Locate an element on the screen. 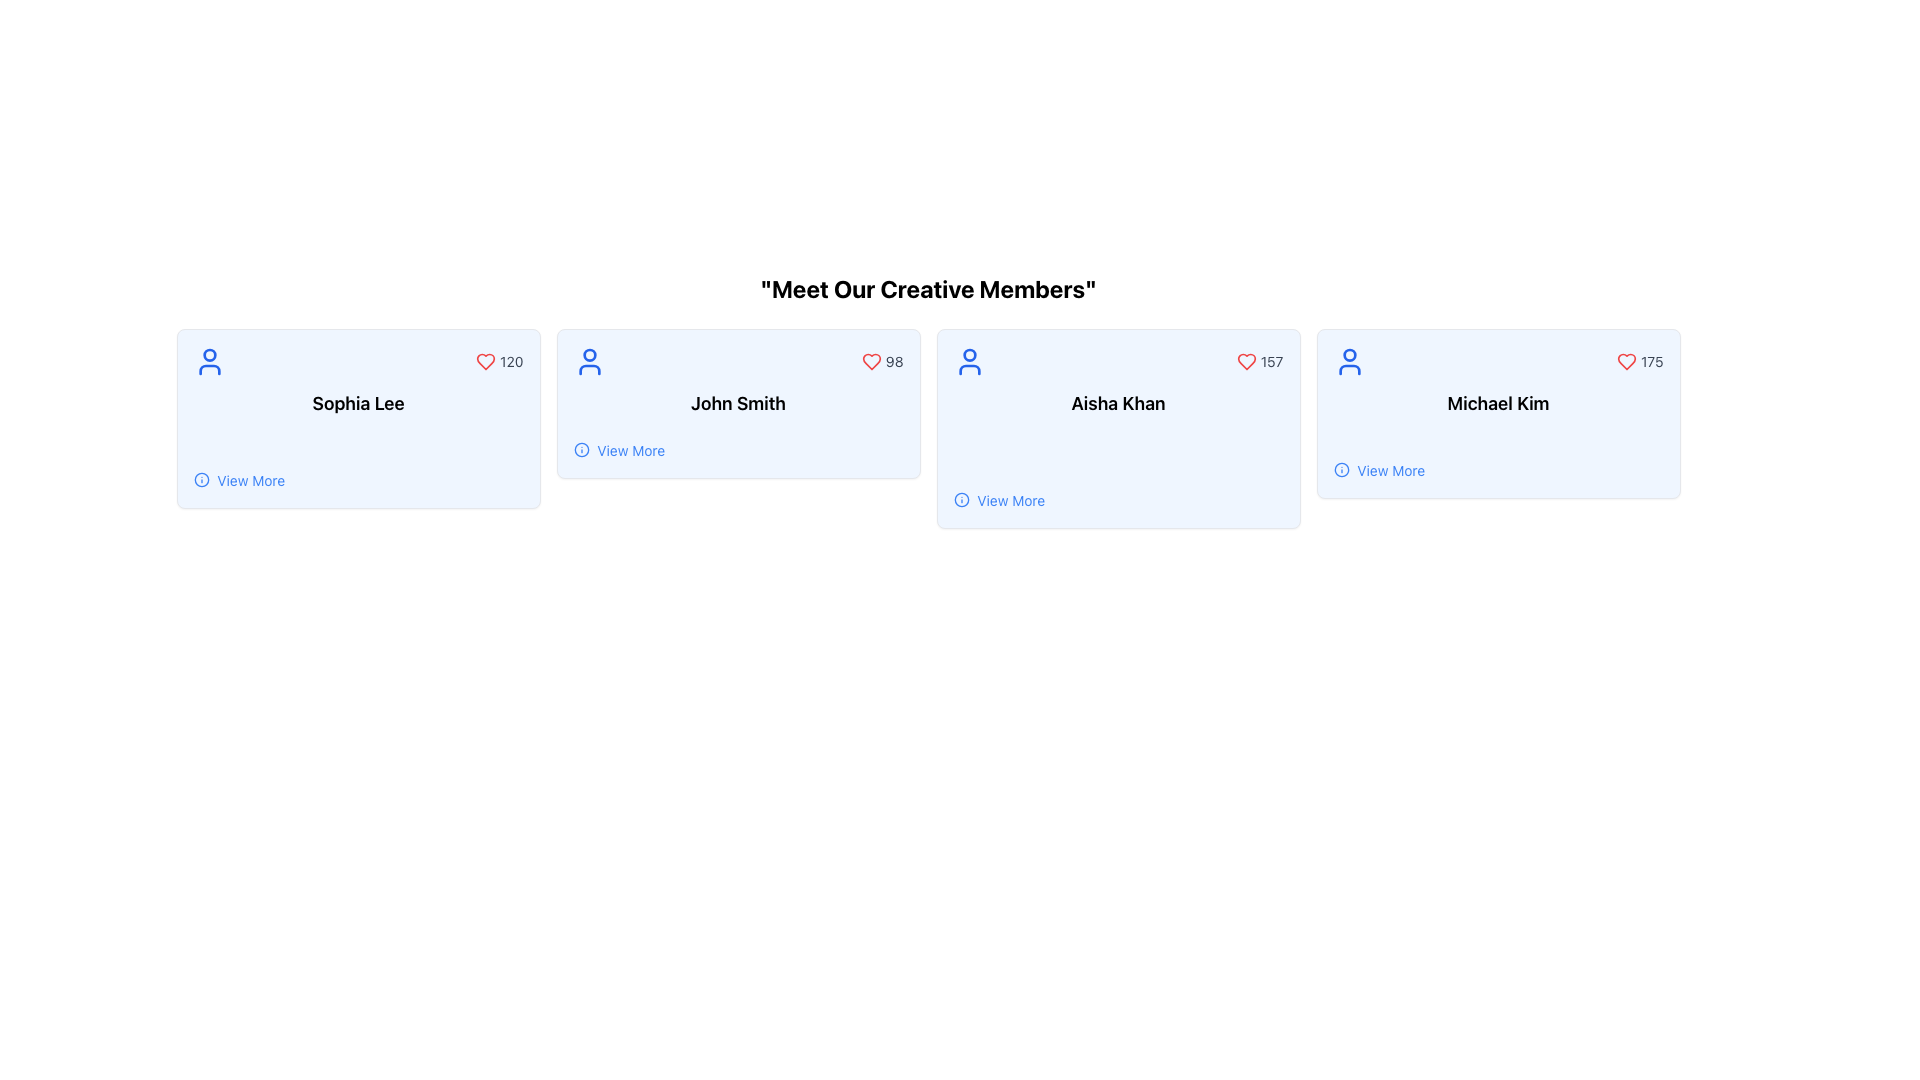 This screenshot has width=1920, height=1080. the user icon located in the upper section of the card that displays a like count or similar metric, above the text 'Aisha Khan' is located at coordinates (1117, 362).